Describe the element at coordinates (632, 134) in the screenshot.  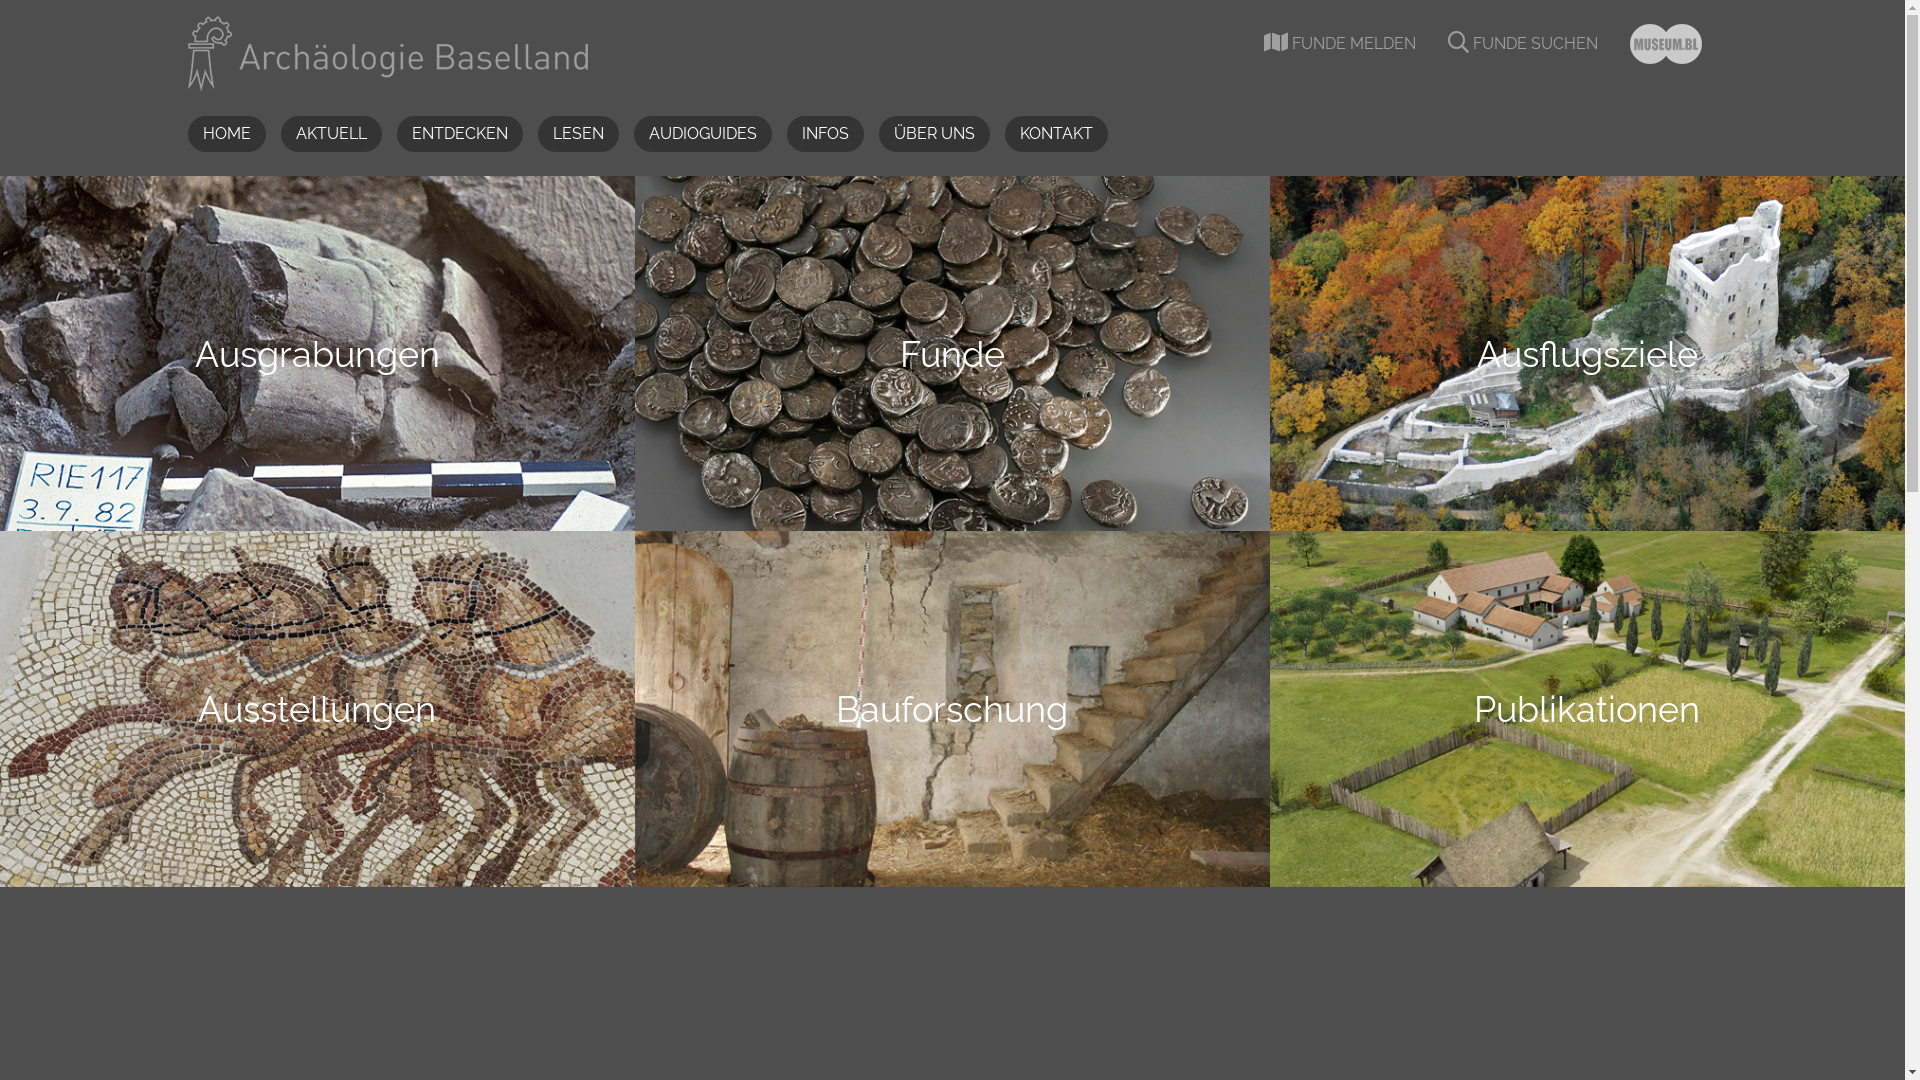
I see `'AUDIOGUIDES'` at that location.